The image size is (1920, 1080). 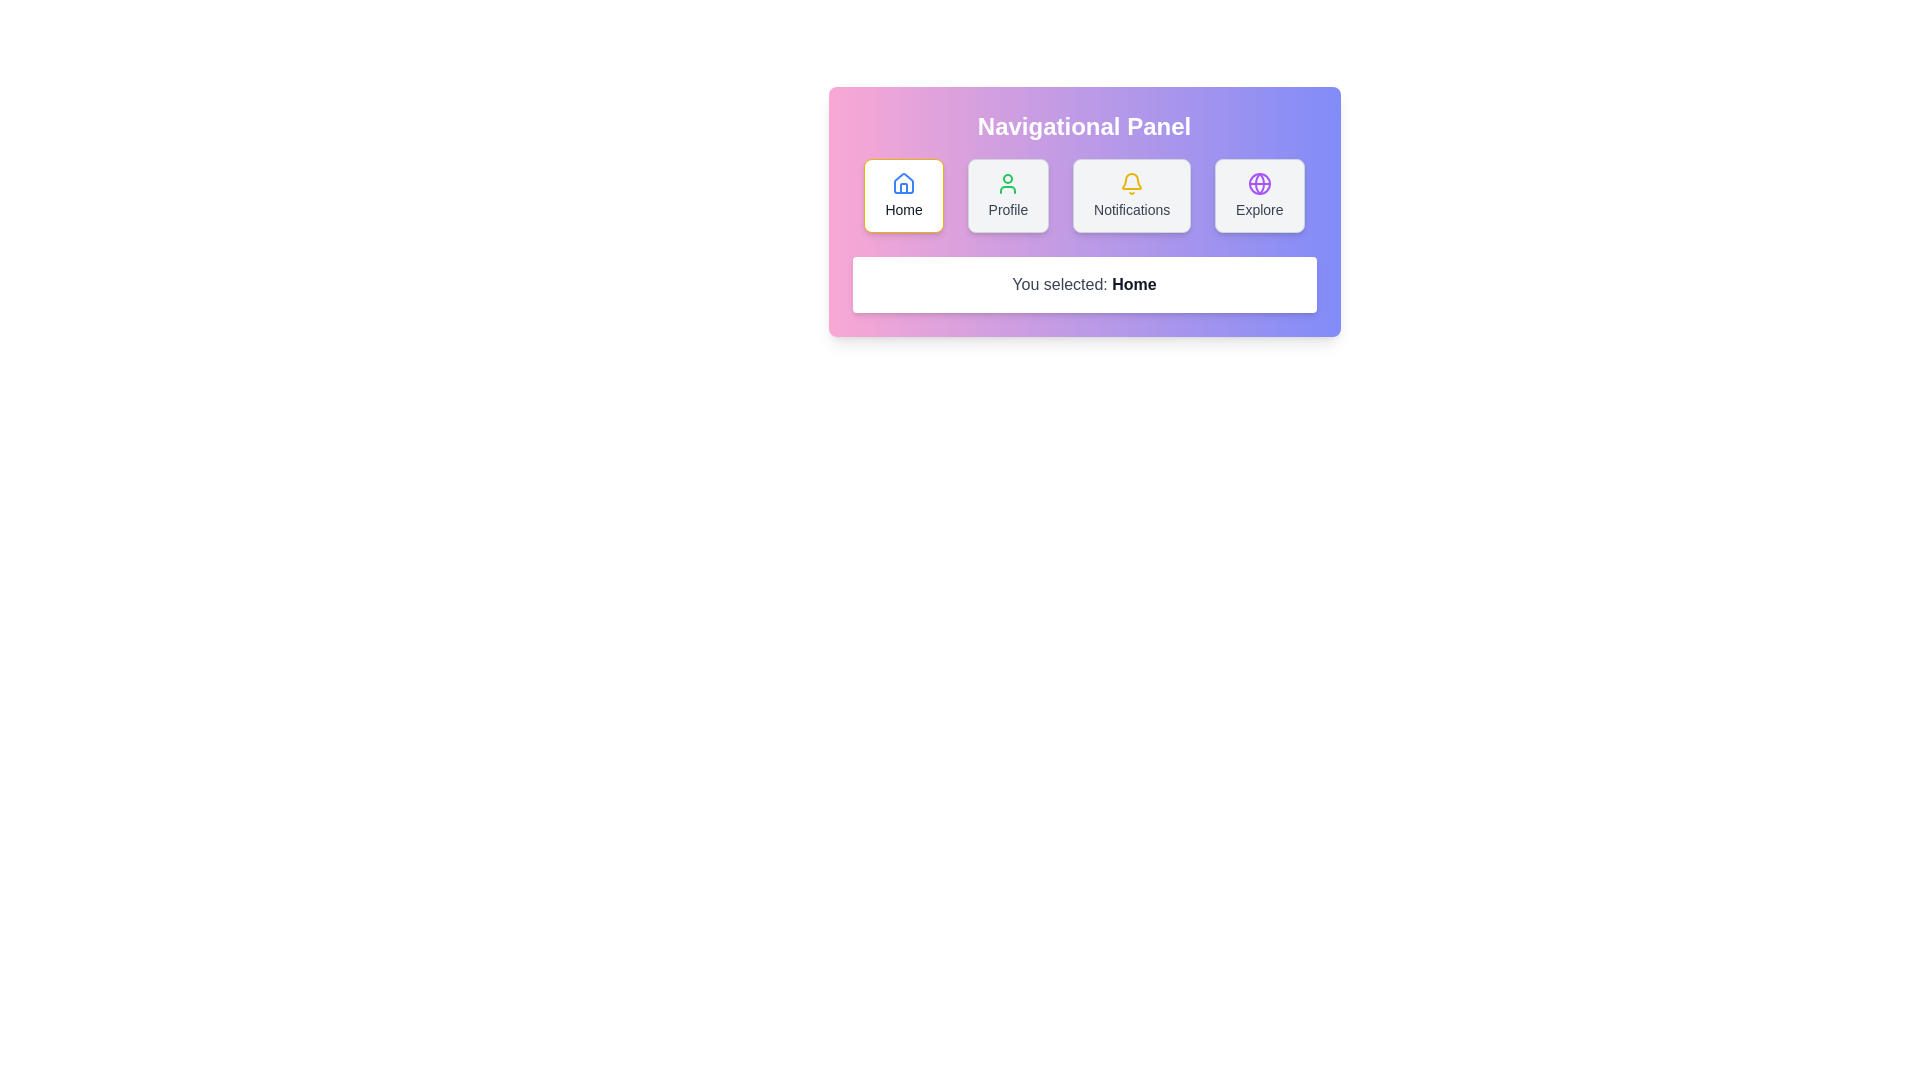 What do you see at coordinates (1258, 184) in the screenshot?
I see `the 'Explore' button by clicking on its SVG circle component, which is visually represented as a globe icon in purple and is located within the fourth button of the navigational panel` at bounding box center [1258, 184].